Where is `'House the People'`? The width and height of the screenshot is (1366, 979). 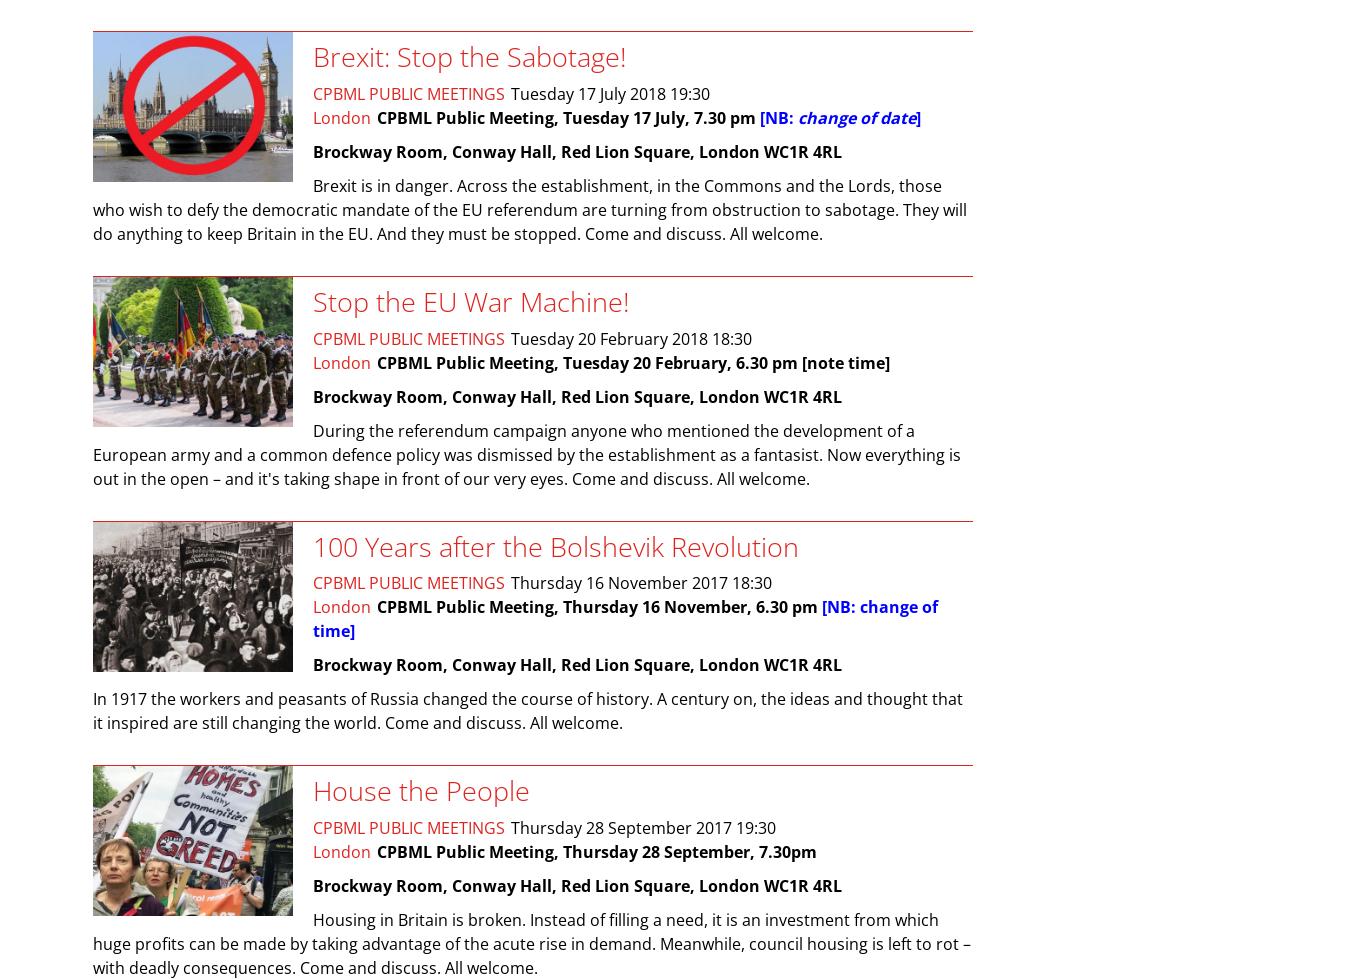 'House the People' is located at coordinates (420, 789).